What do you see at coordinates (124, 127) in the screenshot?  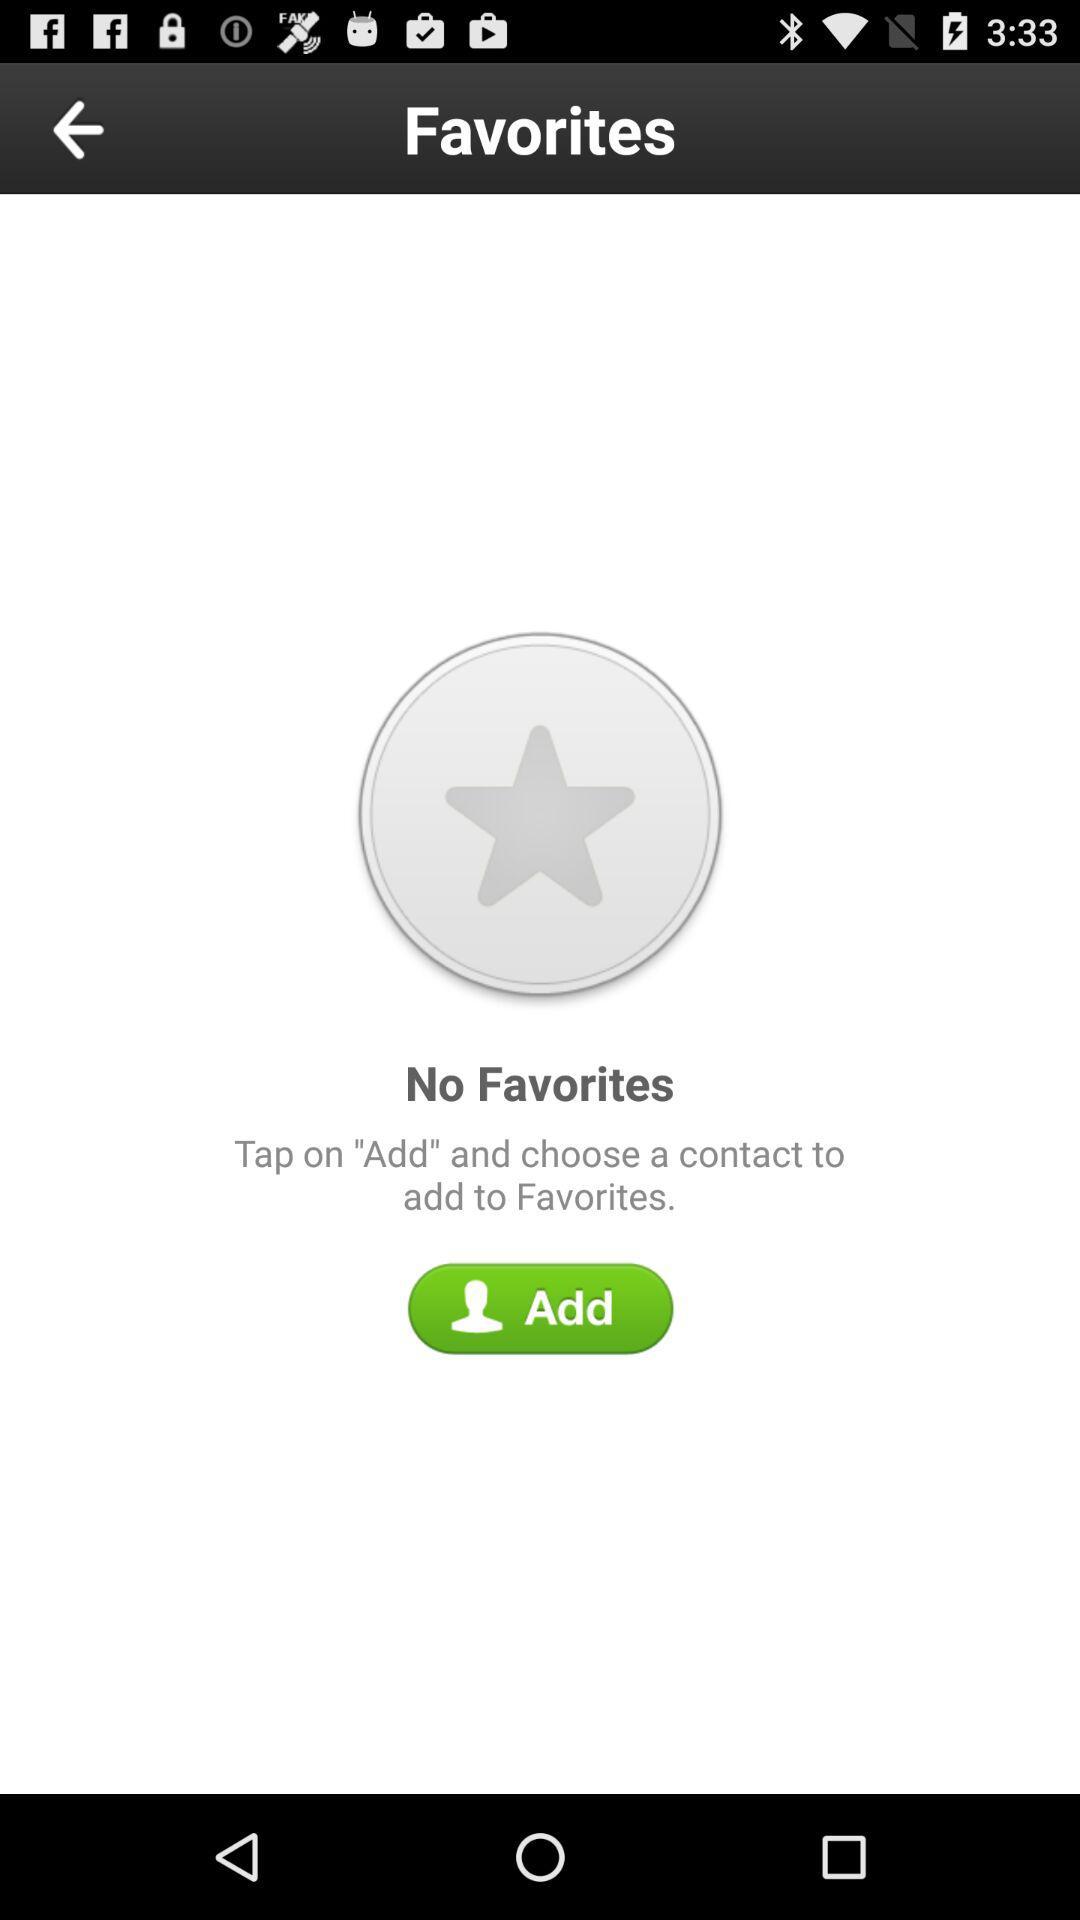 I see `previous` at bounding box center [124, 127].